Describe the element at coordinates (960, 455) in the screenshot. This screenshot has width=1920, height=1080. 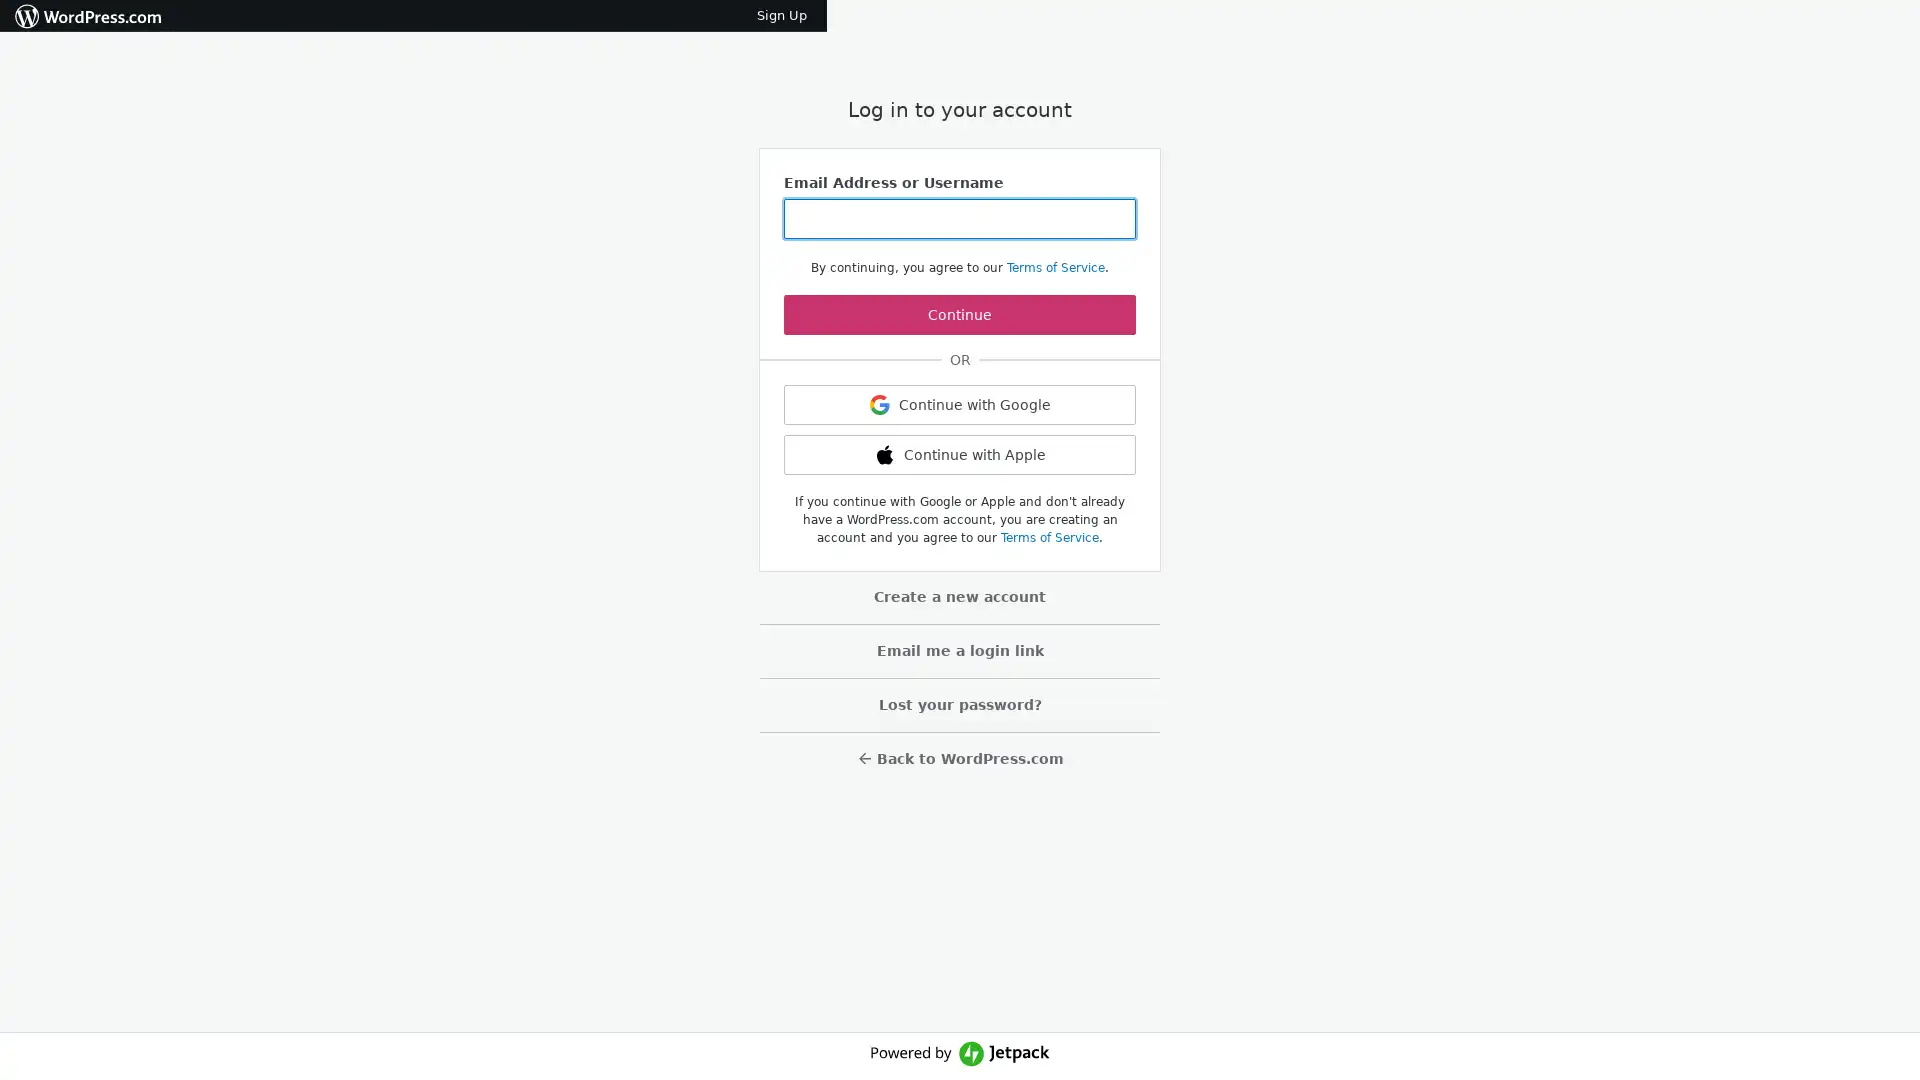
I see `Continue with Apple` at that location.